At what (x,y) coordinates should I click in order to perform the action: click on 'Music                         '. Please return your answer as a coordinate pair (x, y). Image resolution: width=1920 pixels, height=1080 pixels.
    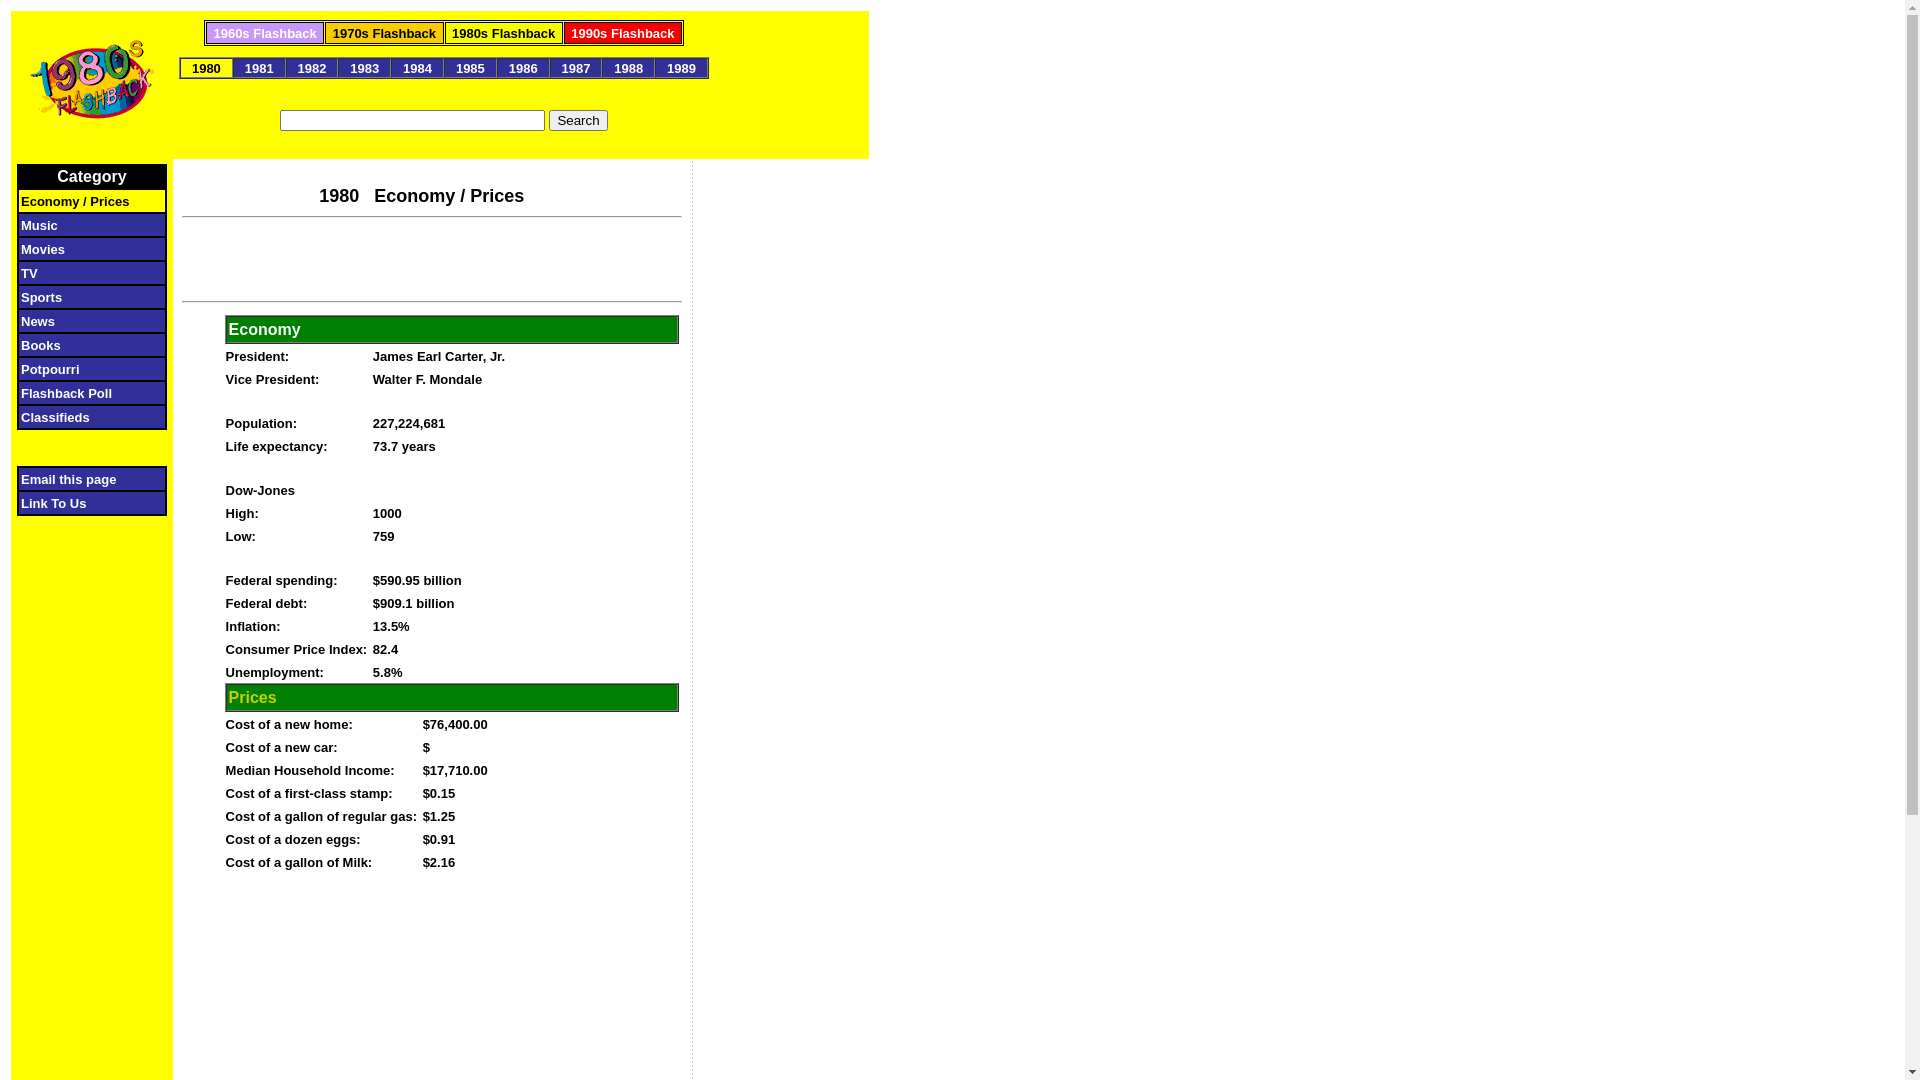
    Looking at the image, I should click on (83, 224).